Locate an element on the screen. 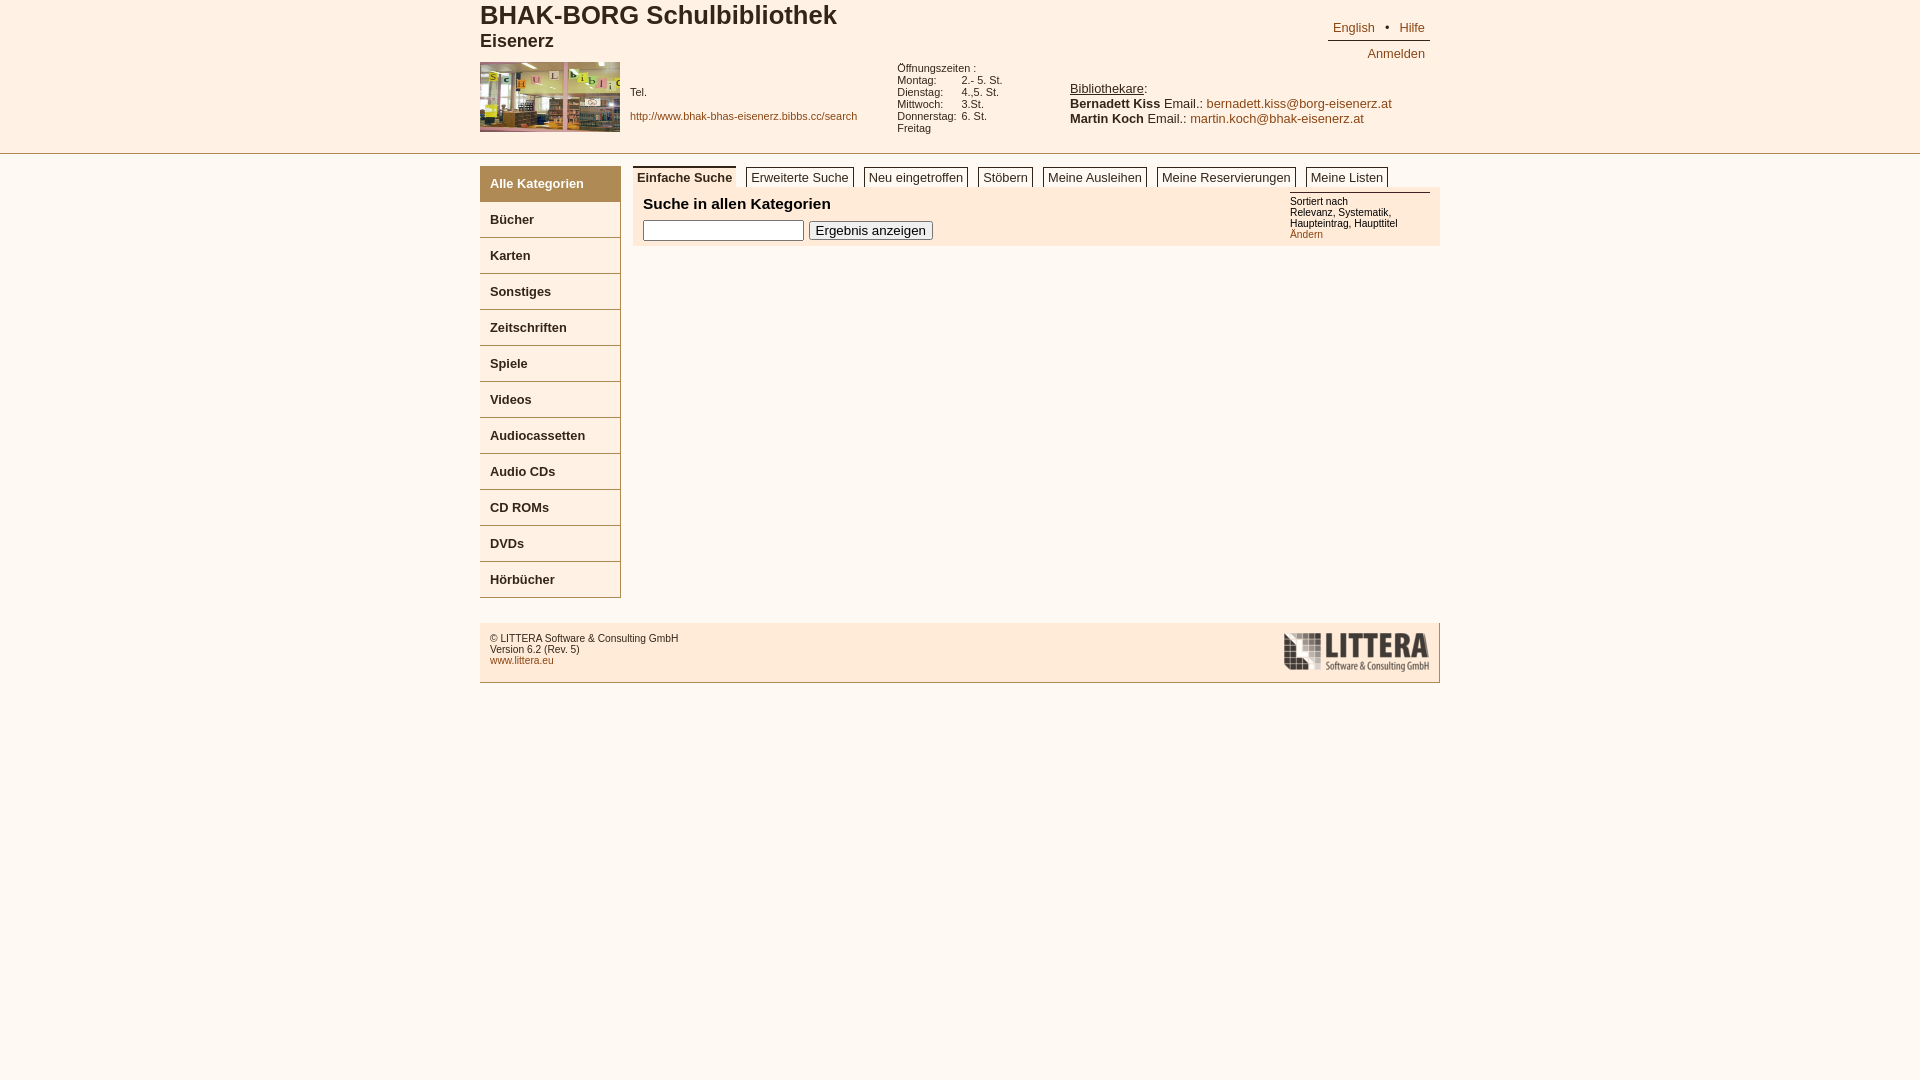 The width and height of the screenshot is (1920, 1080). 'Videos' is located at coordinates (550, 400).